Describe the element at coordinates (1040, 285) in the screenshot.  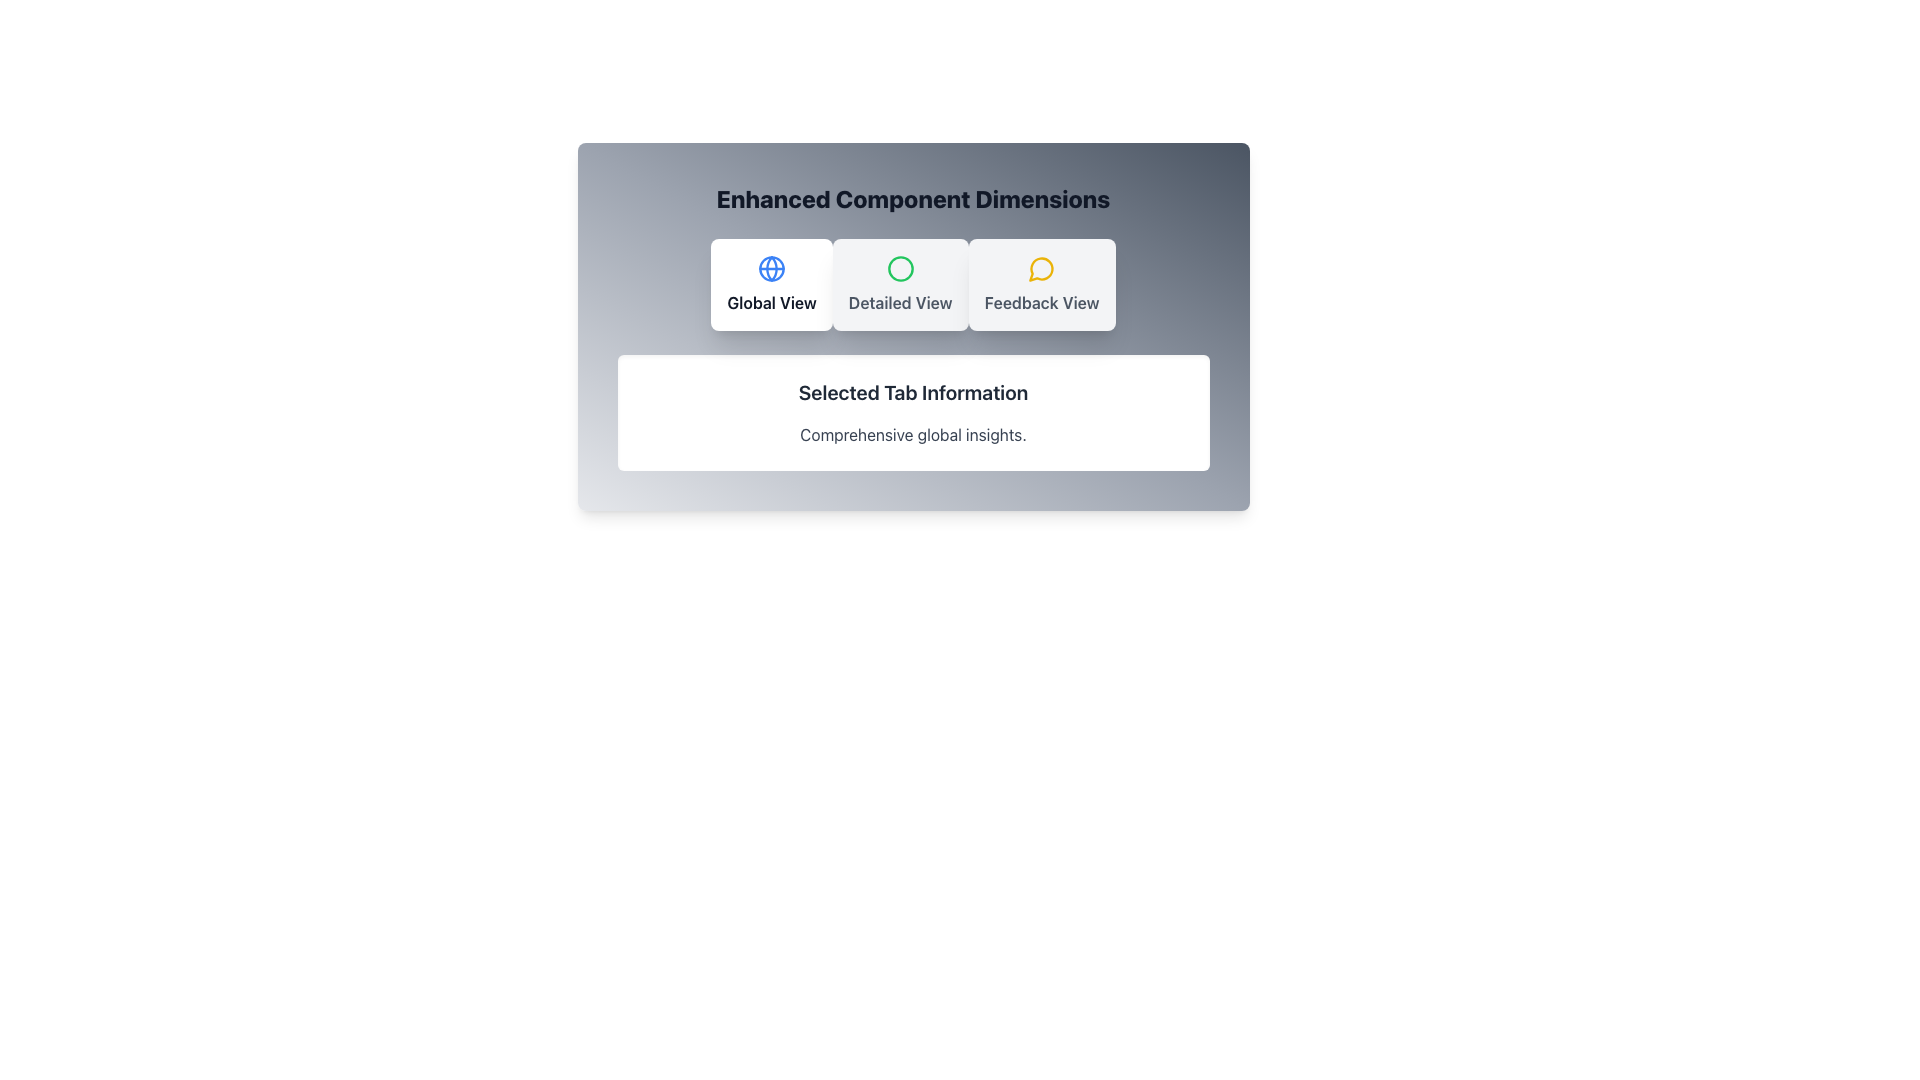
I see `the 'Feedback View' button, which is a rectangular button with a rounded border, a grey background, and a yellow speech bubble icon above the text in bold grey font` at that location.